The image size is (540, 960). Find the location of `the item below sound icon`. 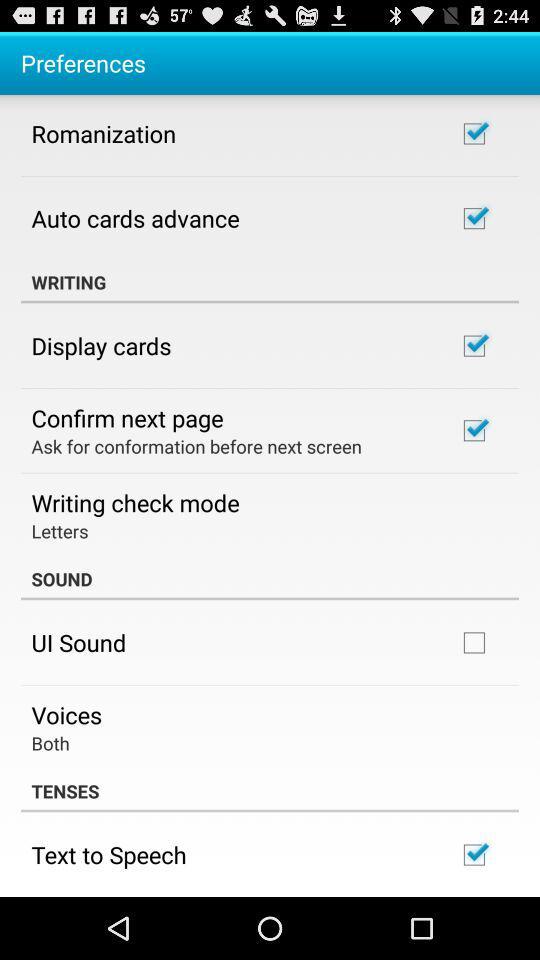

the item below sound icon is located at coordinates (77, 641).